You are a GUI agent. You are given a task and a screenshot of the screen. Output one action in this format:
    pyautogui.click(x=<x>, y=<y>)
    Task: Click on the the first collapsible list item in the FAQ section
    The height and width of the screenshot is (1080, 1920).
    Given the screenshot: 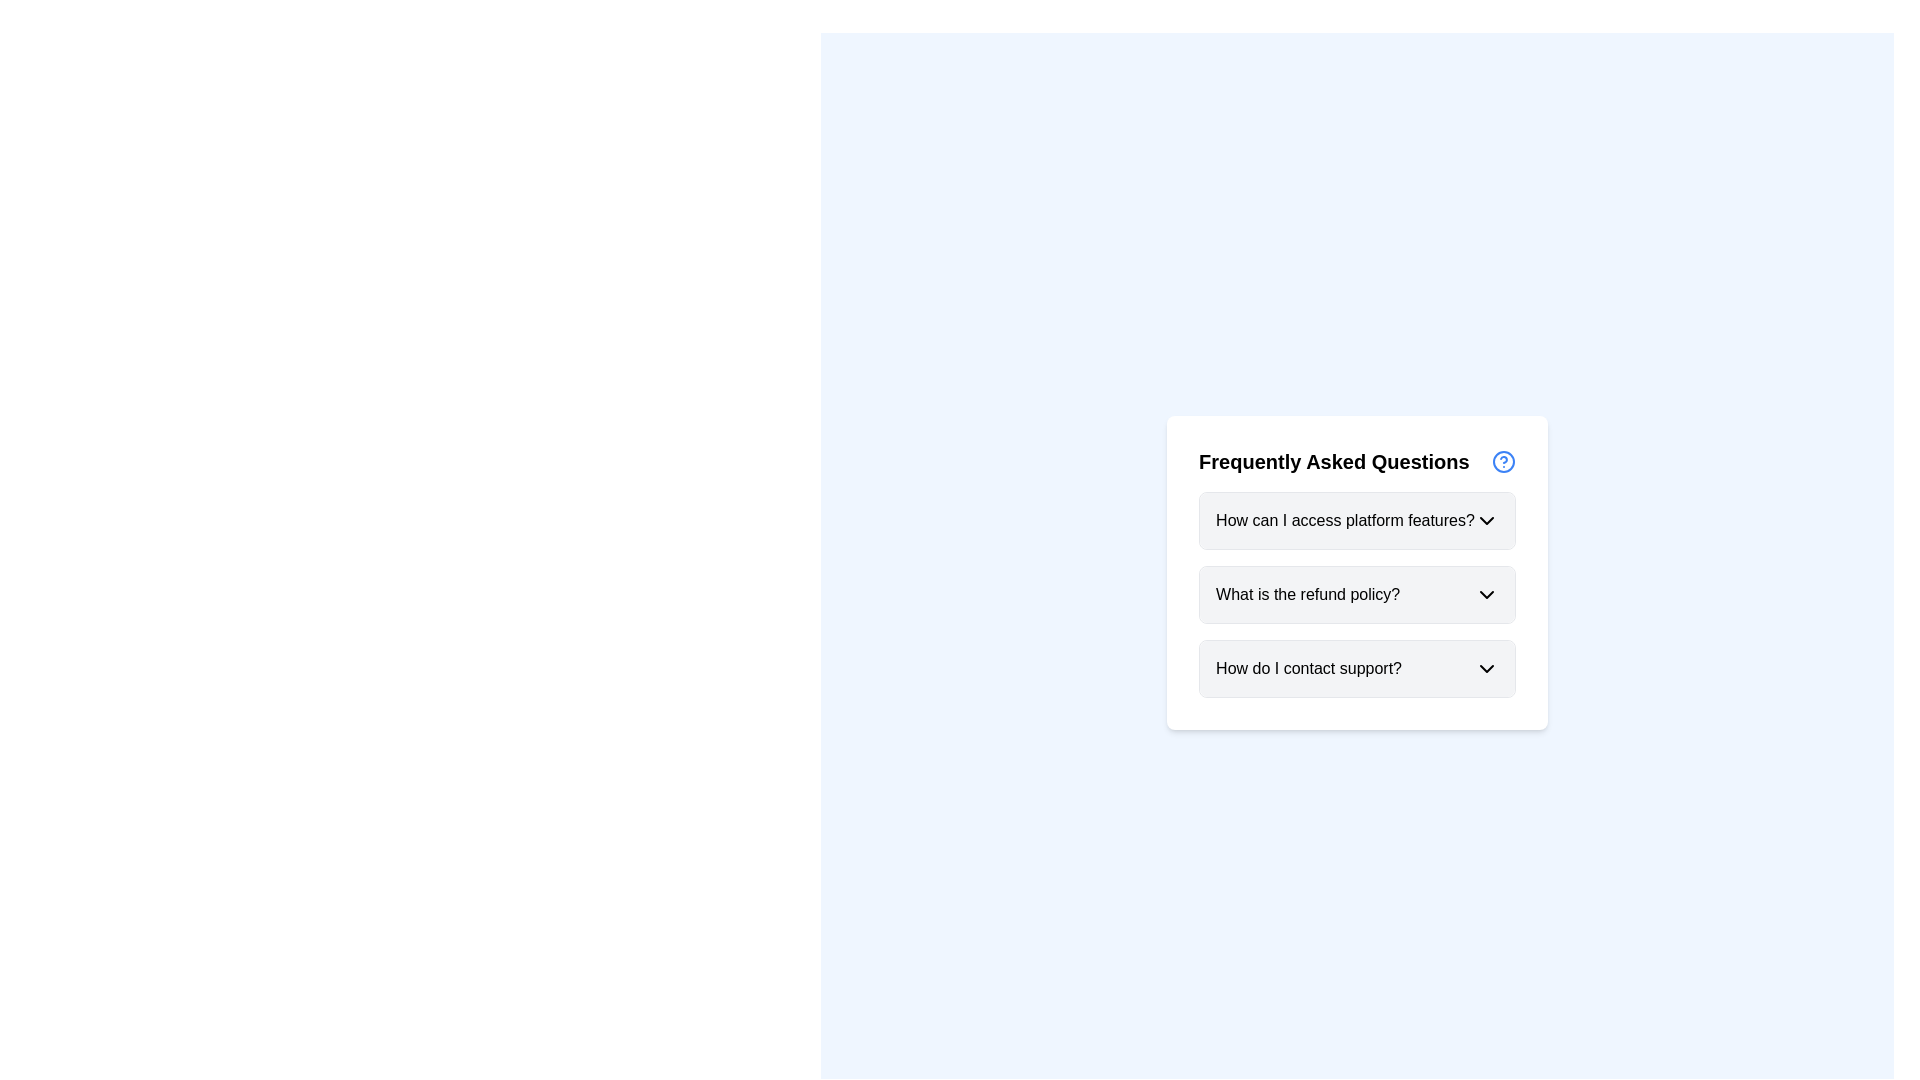 What is the action you would take?
    pyautogui.click(x=1357, y=519)
    